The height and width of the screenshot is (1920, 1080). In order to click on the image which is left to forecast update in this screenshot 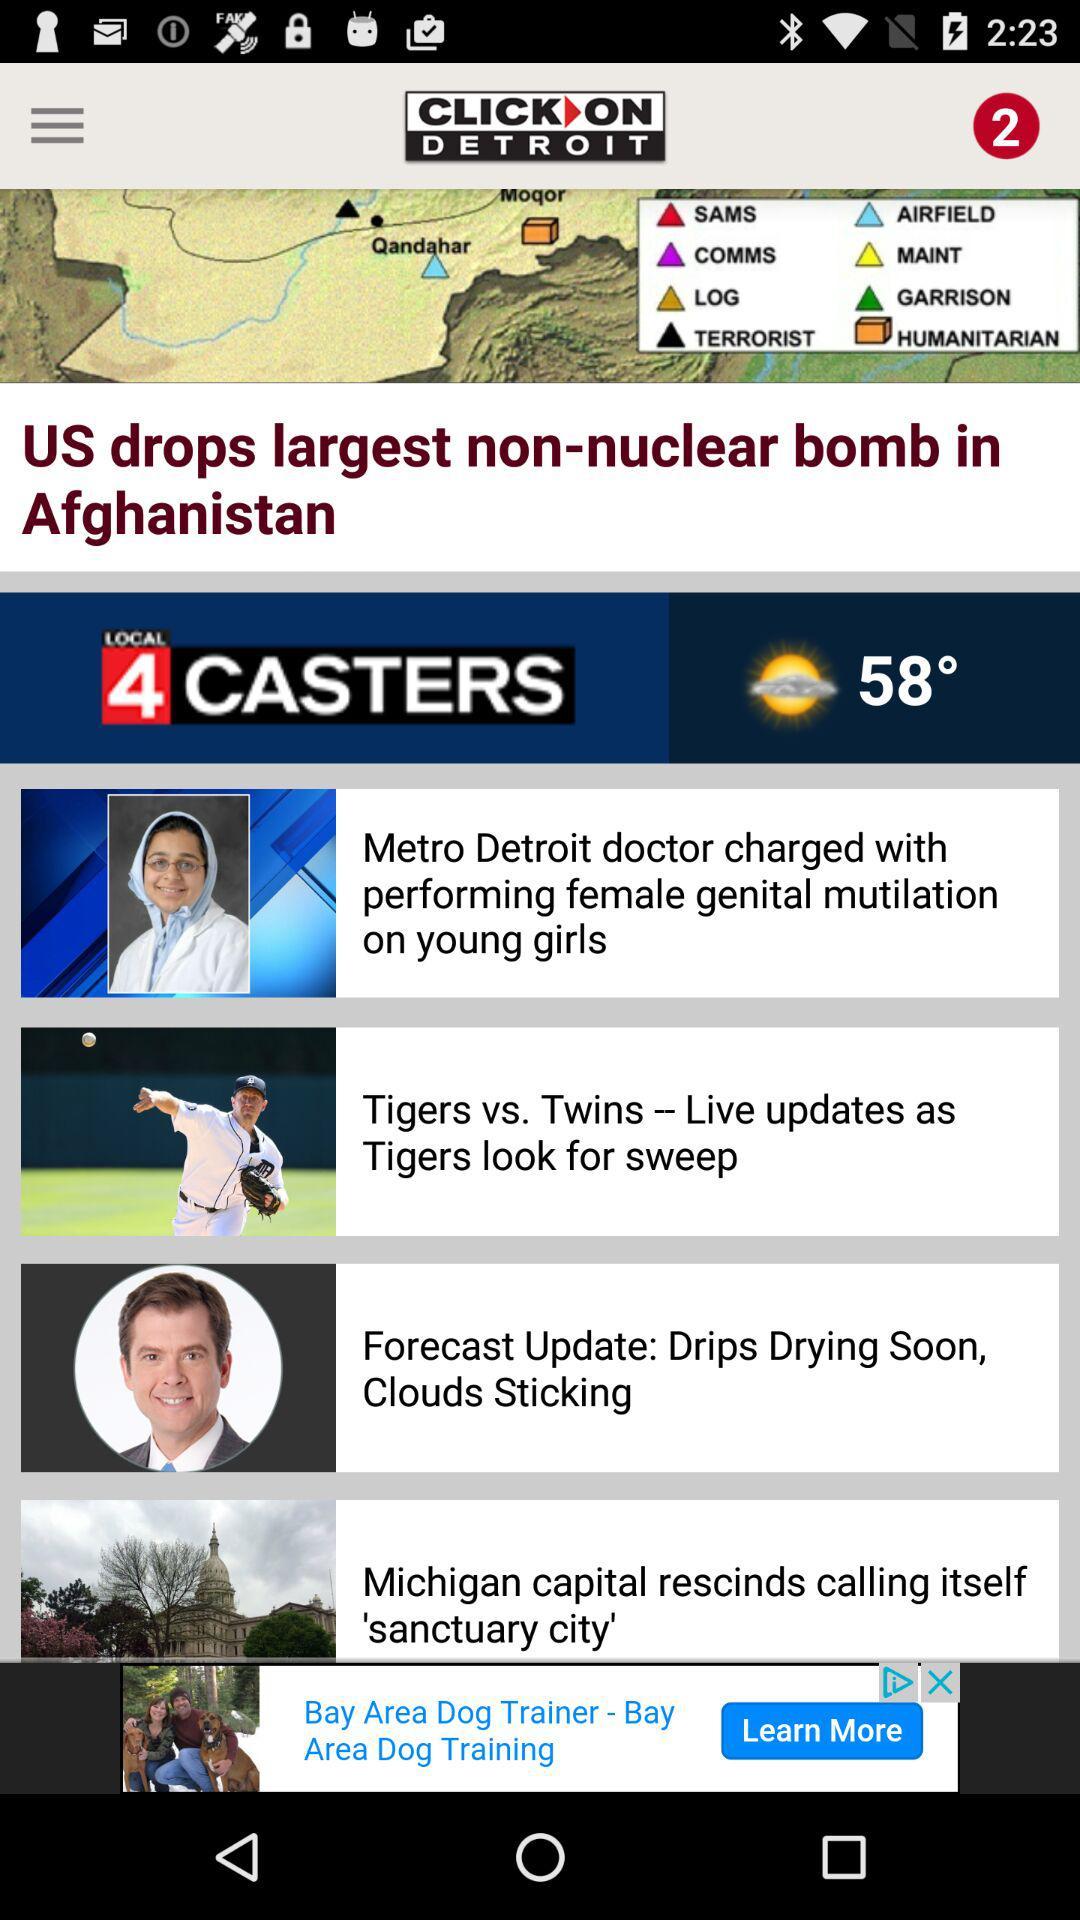, I will do `click(177, 1367)`.